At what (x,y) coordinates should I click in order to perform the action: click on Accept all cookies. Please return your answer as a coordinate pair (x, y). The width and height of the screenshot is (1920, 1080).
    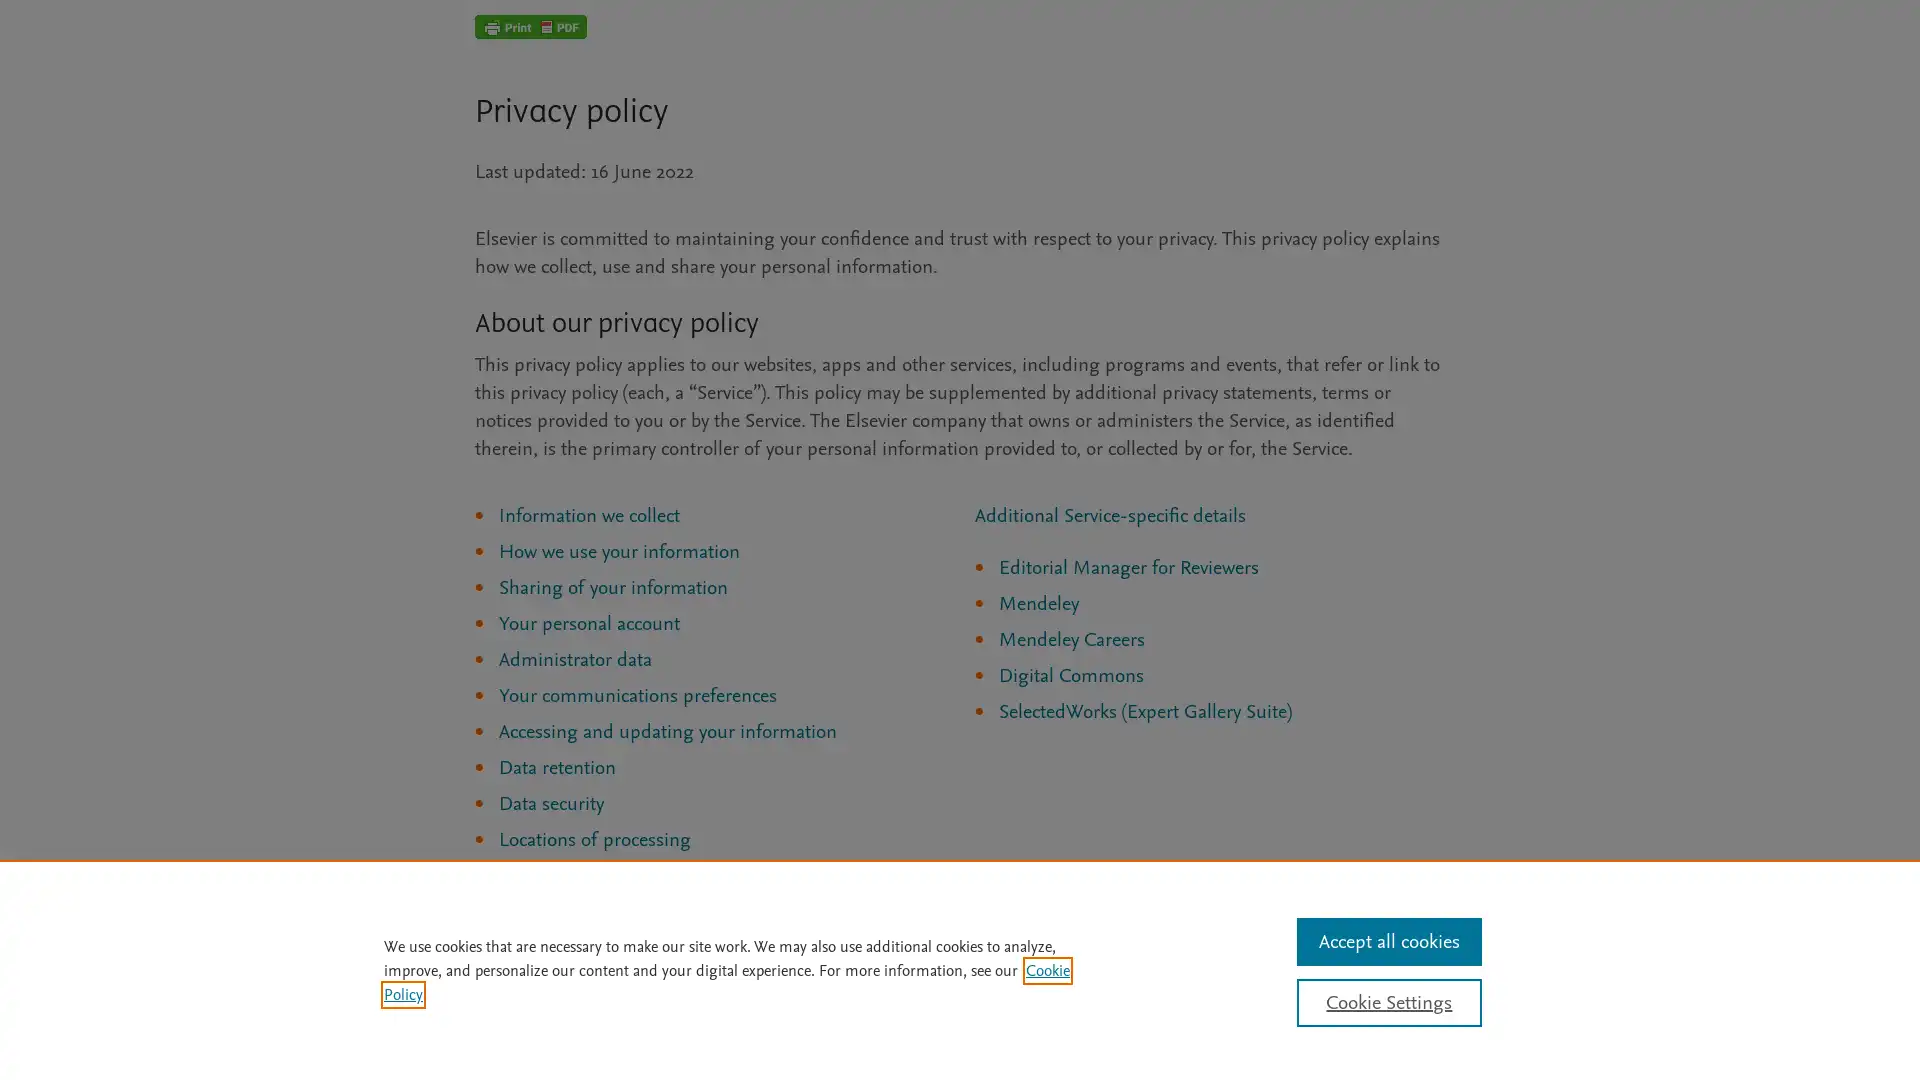
    Looking at the image, I should click on (1387, 941).